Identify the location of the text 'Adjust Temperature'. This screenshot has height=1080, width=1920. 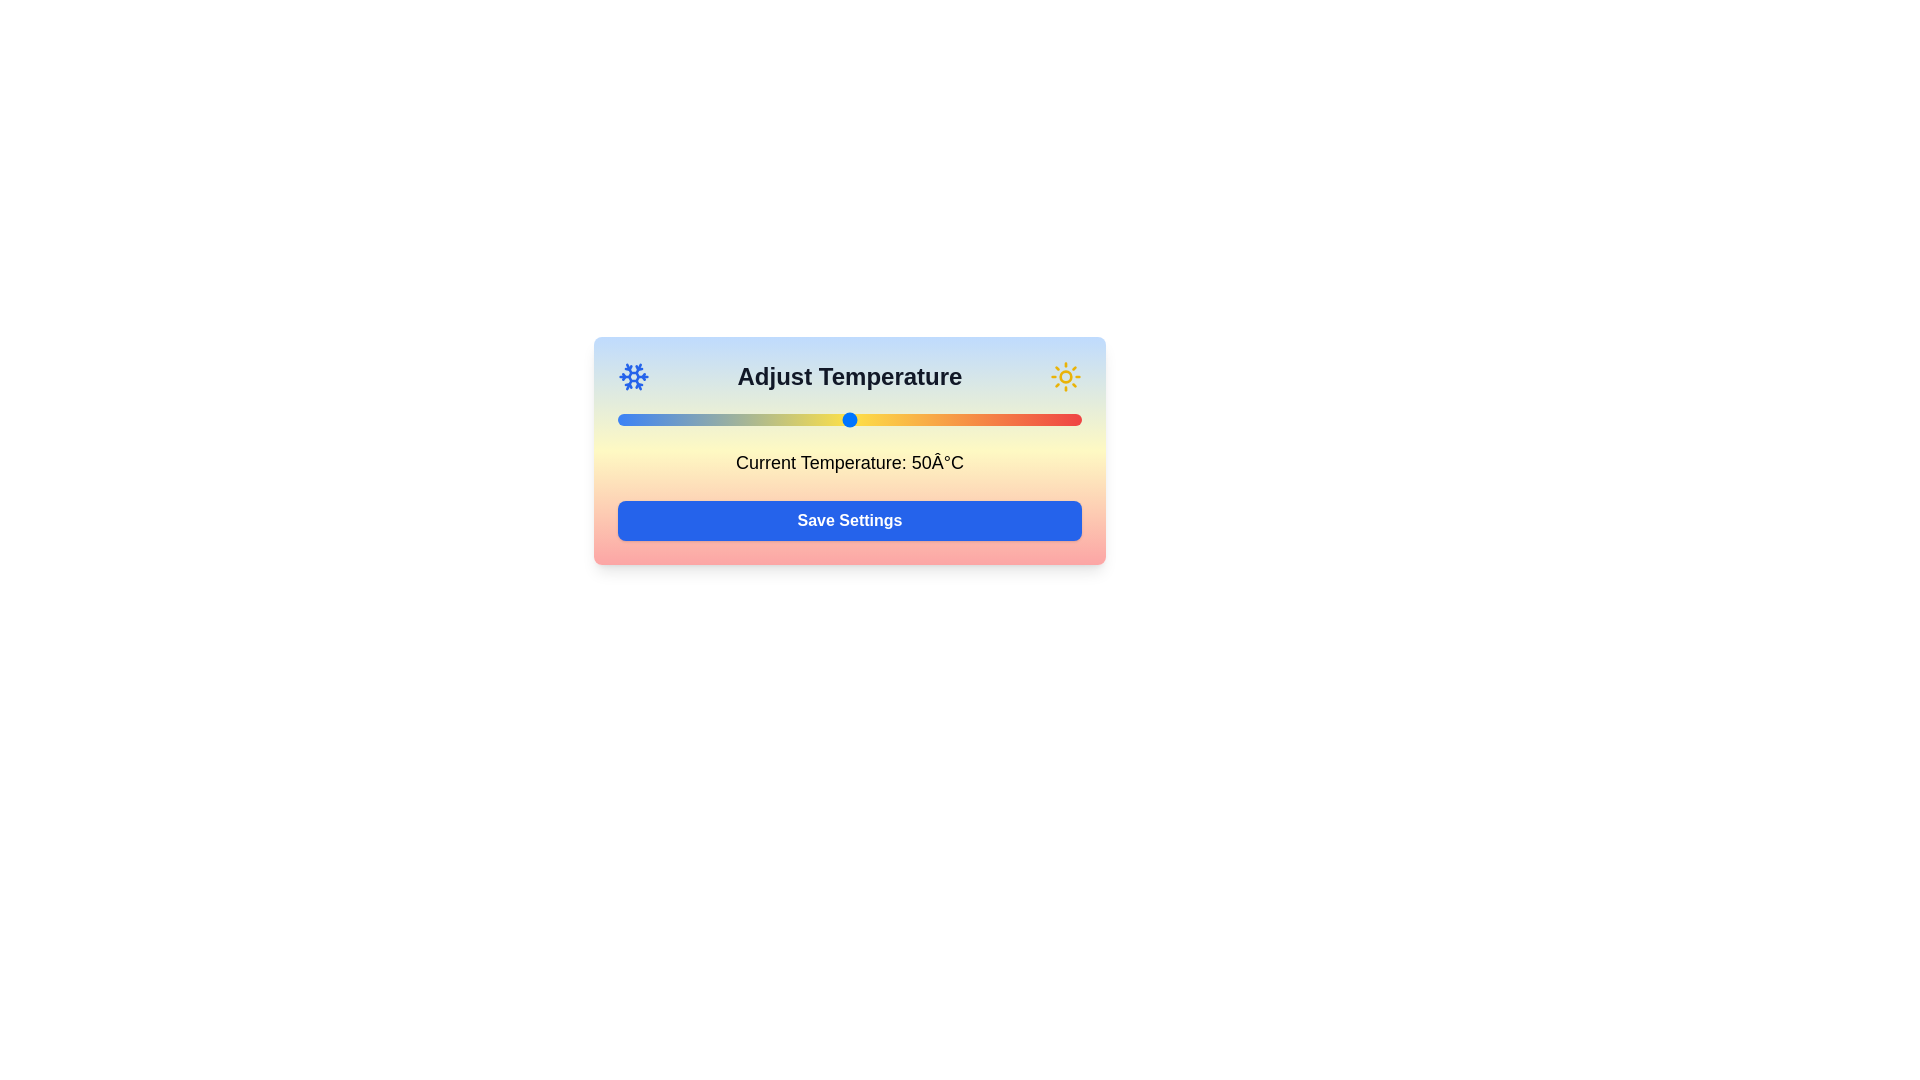
(849, 377).